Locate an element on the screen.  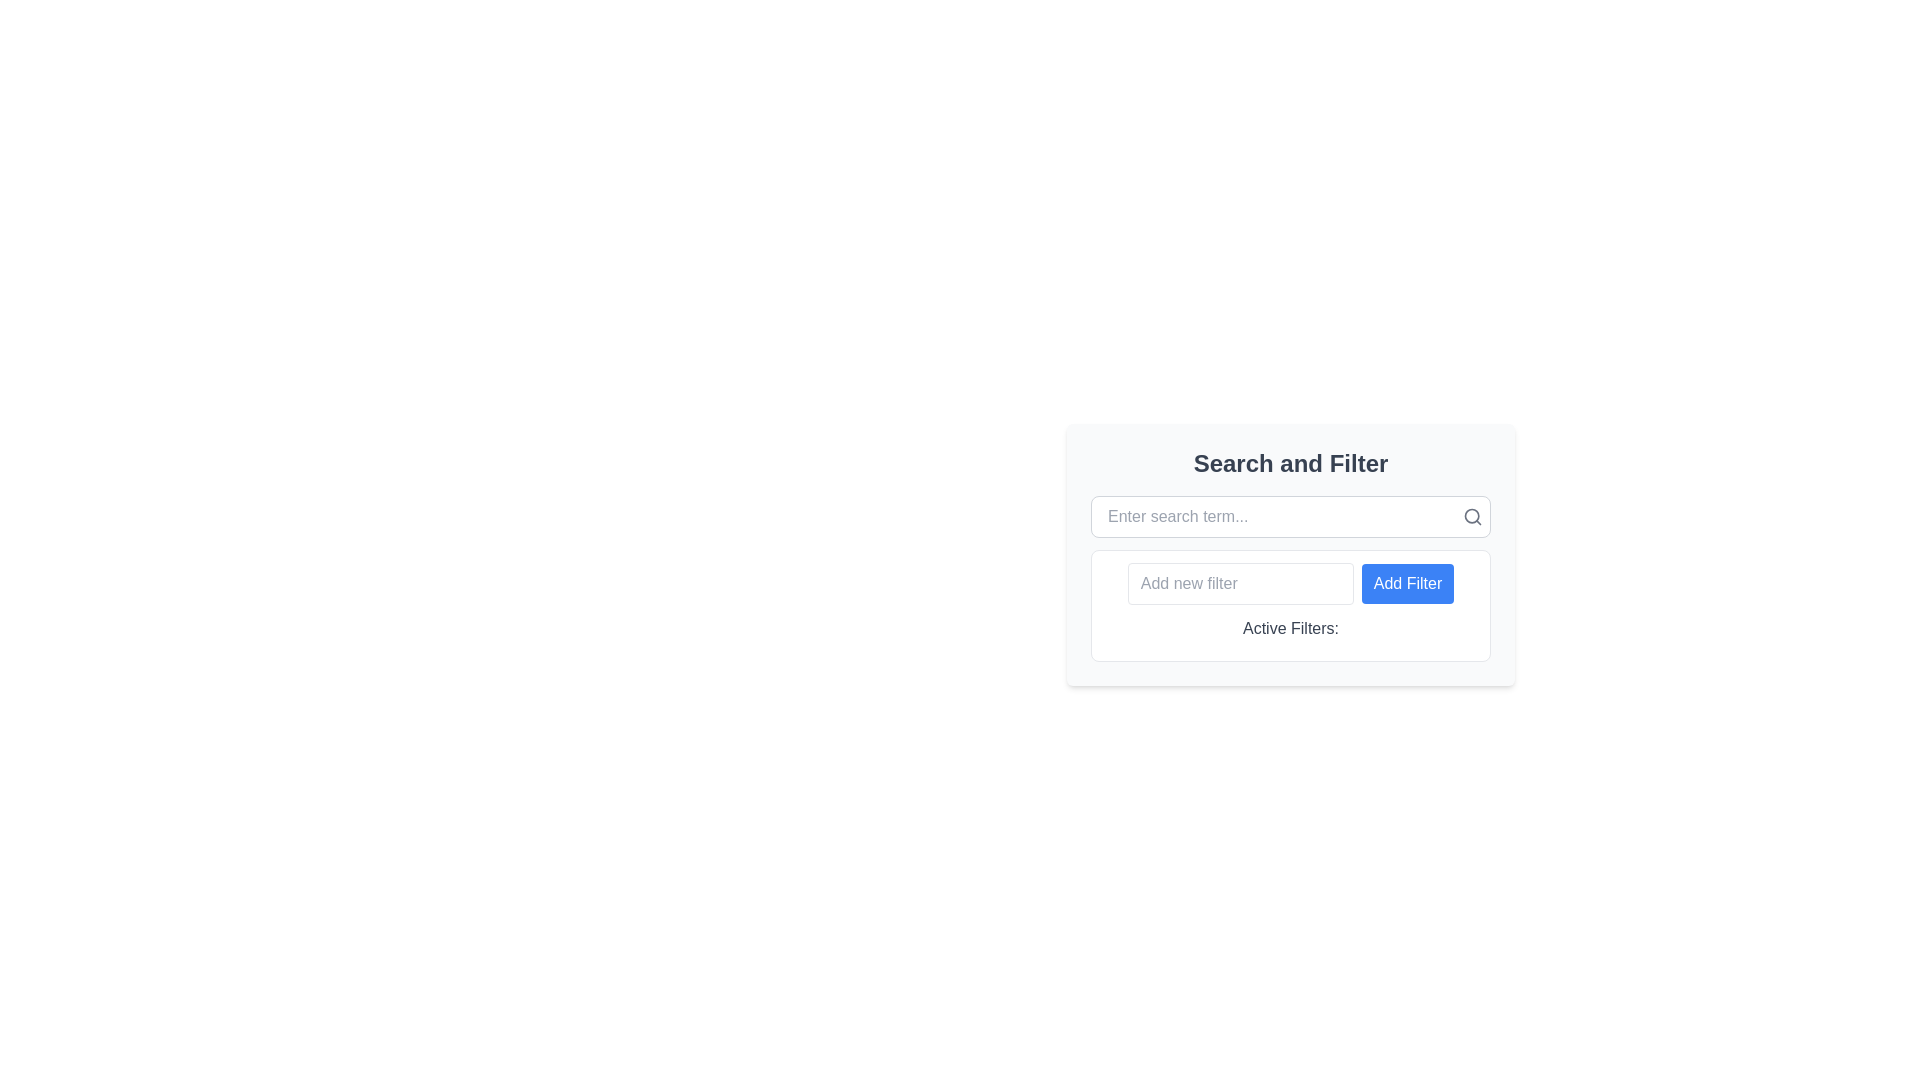
the search icon located at the top-right corner of the search interface, adjacent to the input field with the placeholder 'Enter search term...' is located at coordinates (1473, 515).